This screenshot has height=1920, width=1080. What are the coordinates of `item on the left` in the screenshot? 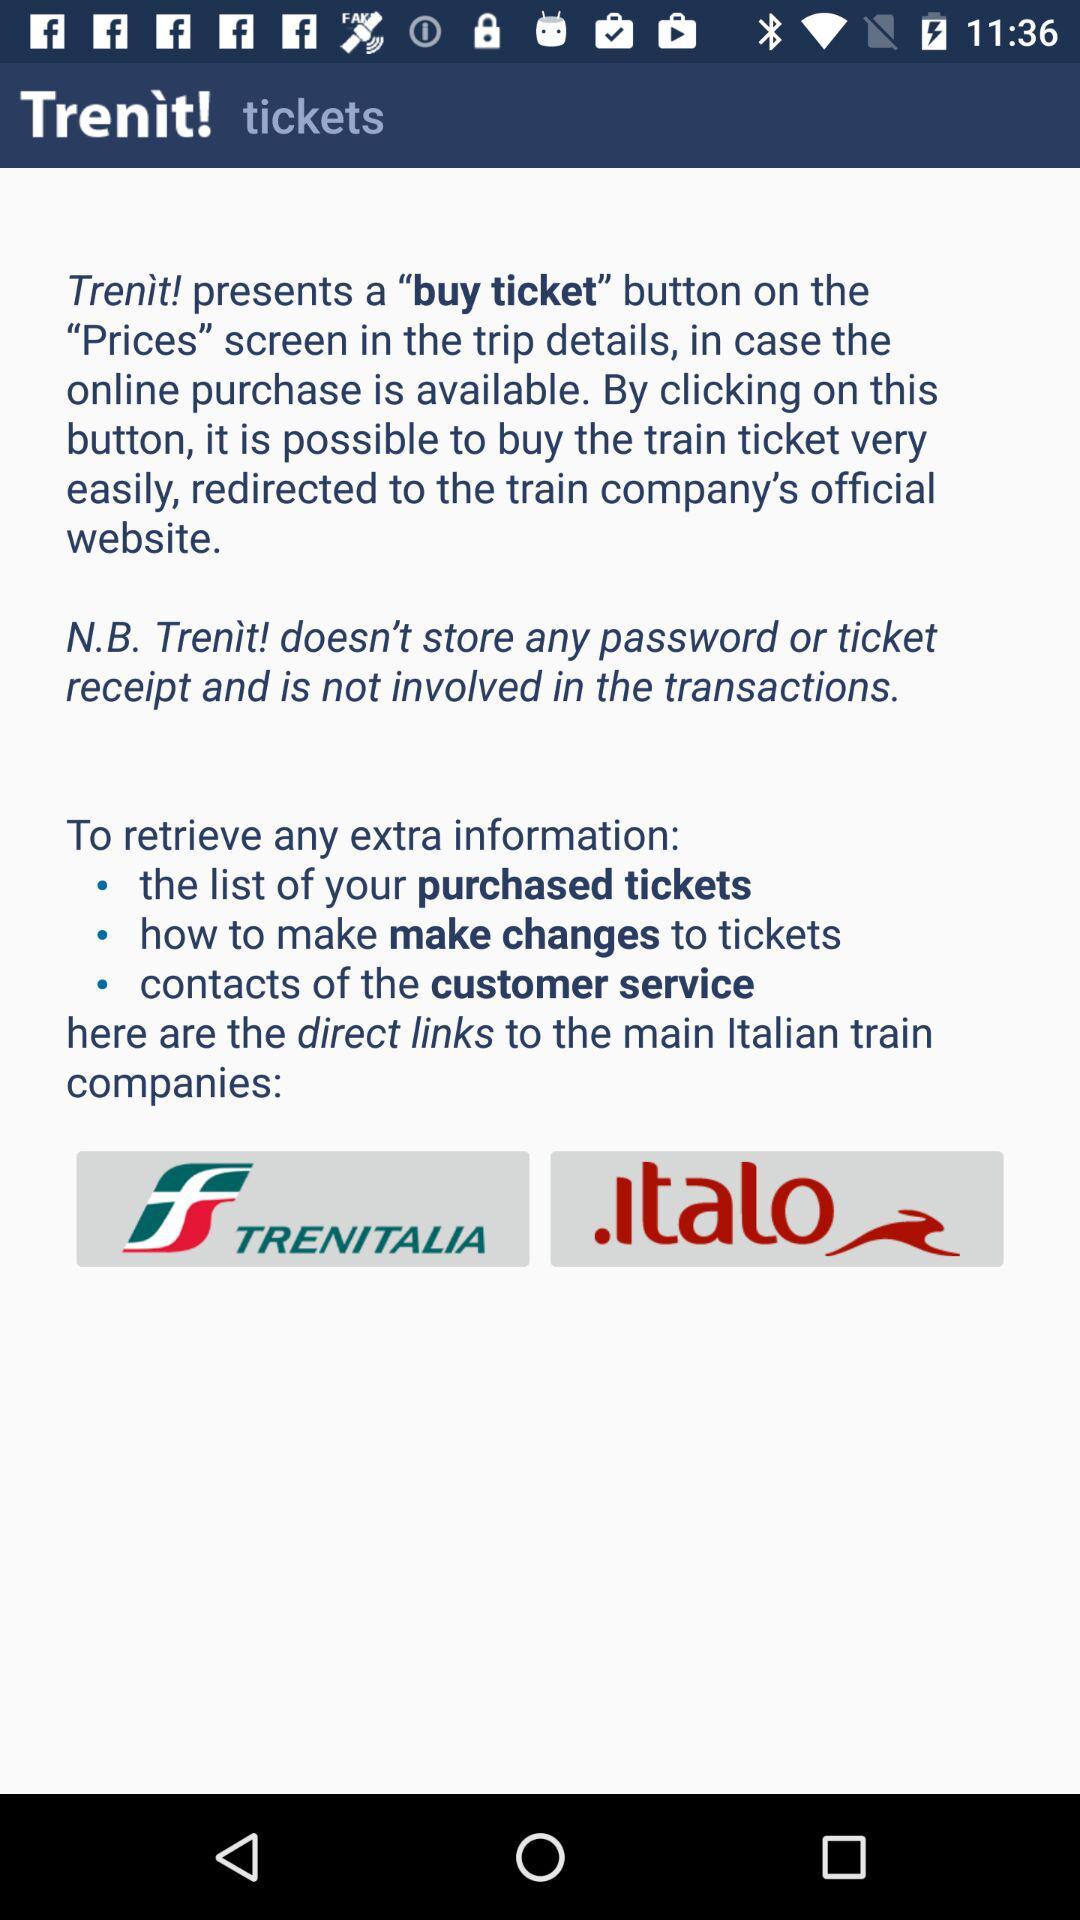 It's located at (303, 1208).